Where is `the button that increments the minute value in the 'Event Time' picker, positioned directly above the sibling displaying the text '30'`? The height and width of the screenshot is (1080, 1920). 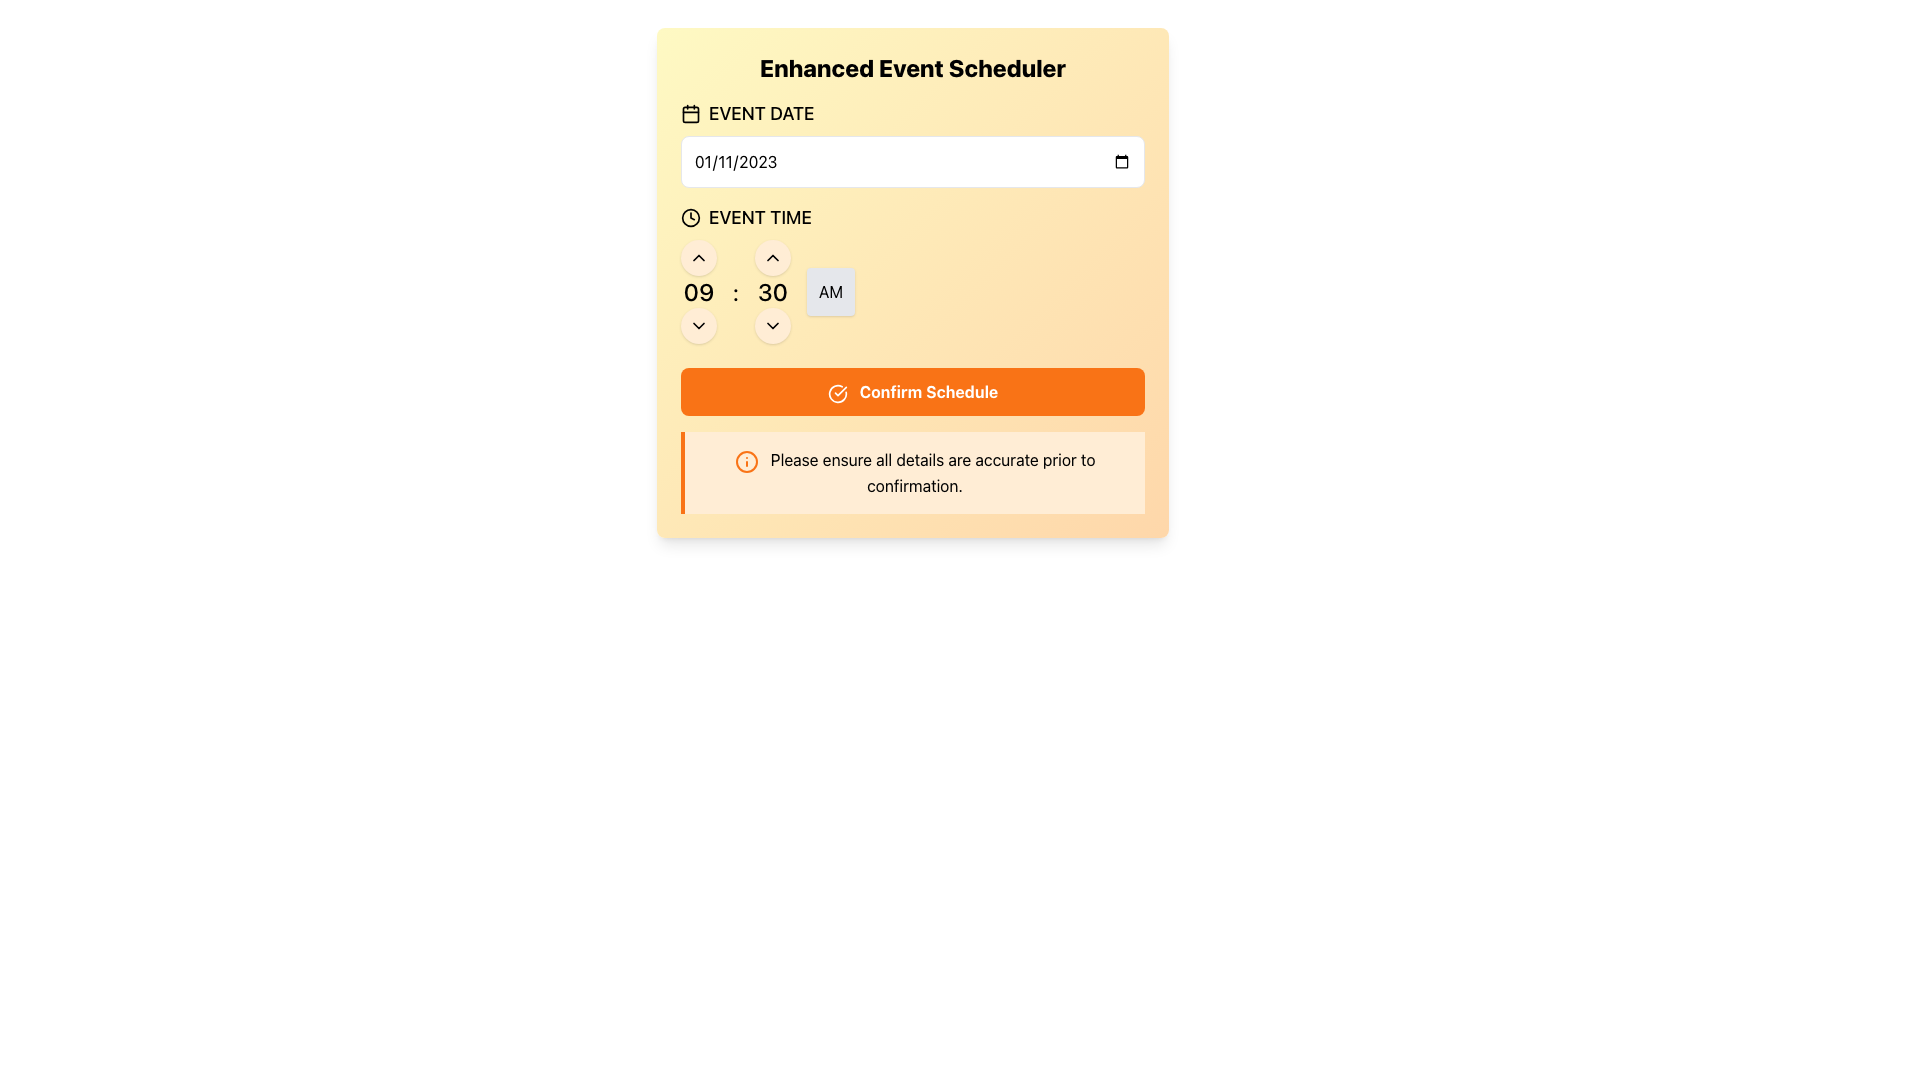 the button that increments the minute value in the 'Event Time' picker, positioned directly above the sibling displaying the text '30' is located at coordinates (771, 257).